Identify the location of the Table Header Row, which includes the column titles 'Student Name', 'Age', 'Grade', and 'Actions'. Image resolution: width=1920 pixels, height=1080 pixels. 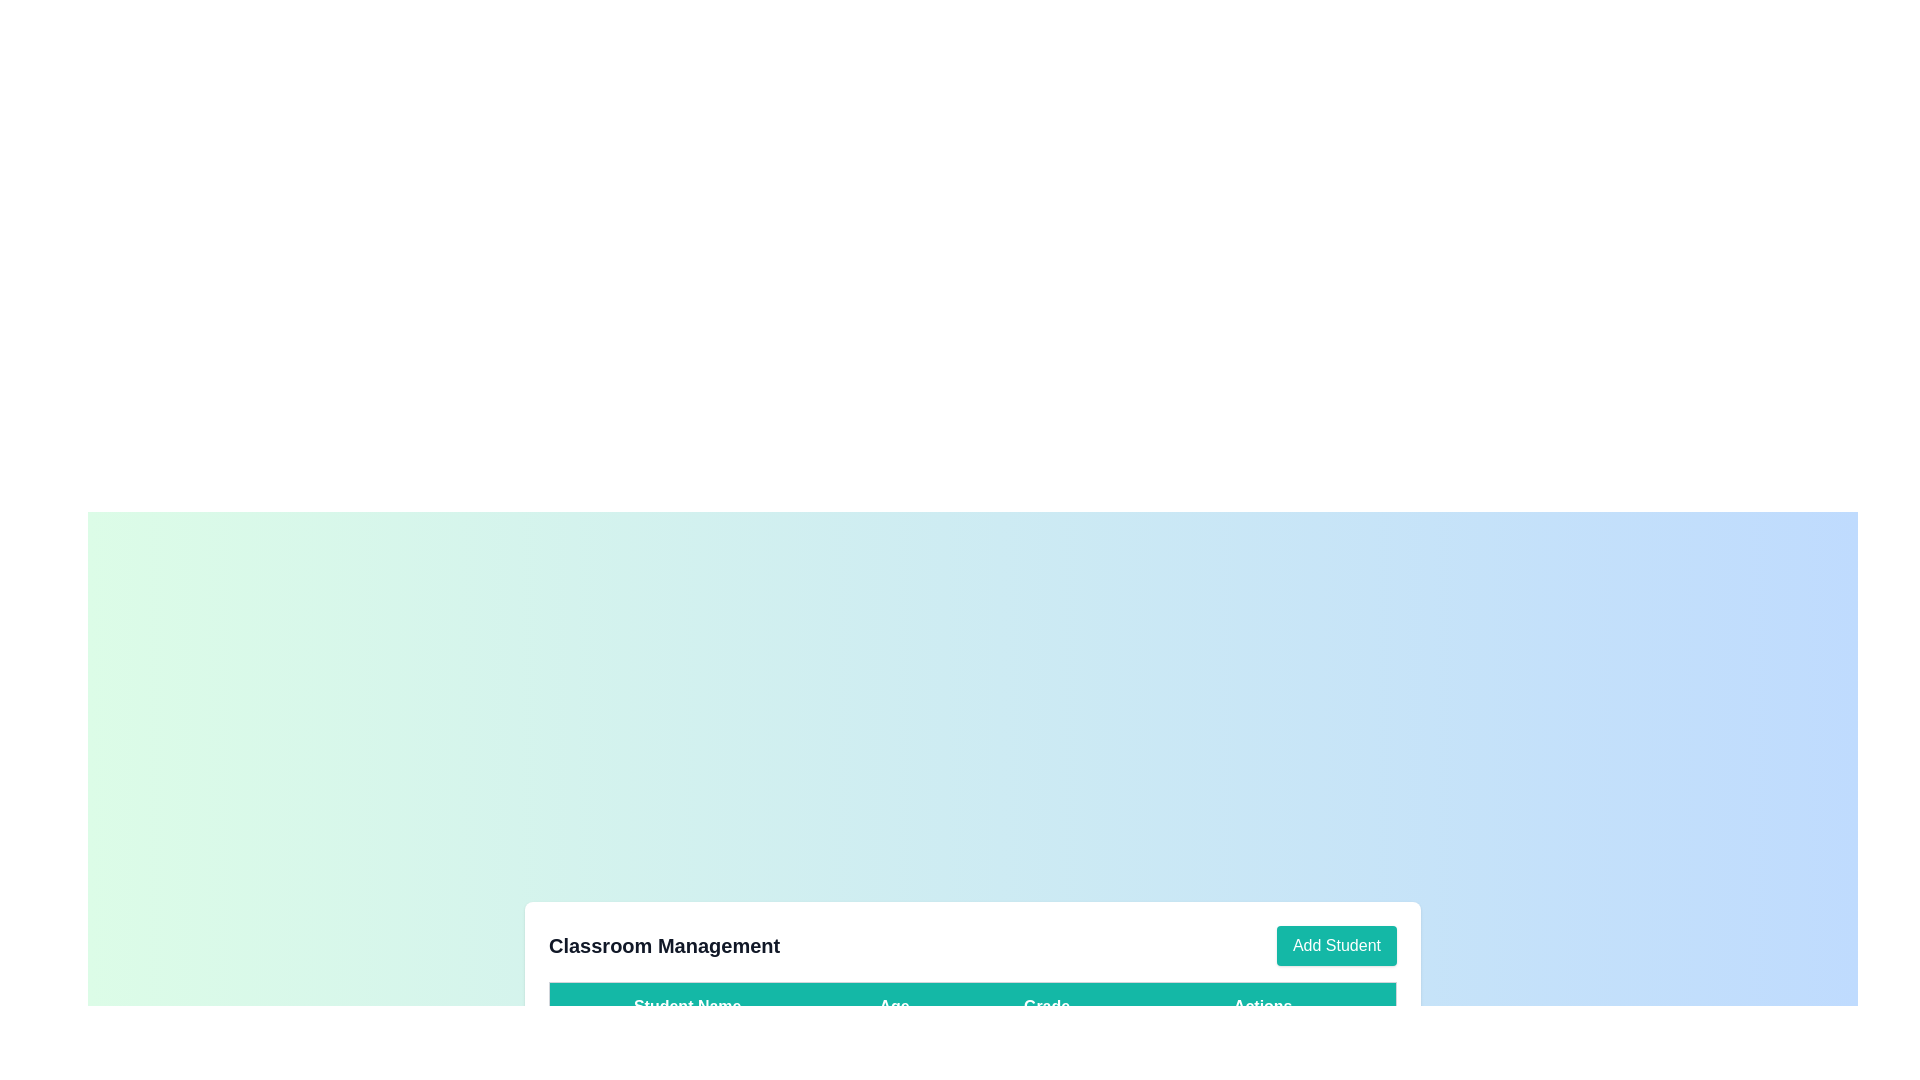
(973, 1006).